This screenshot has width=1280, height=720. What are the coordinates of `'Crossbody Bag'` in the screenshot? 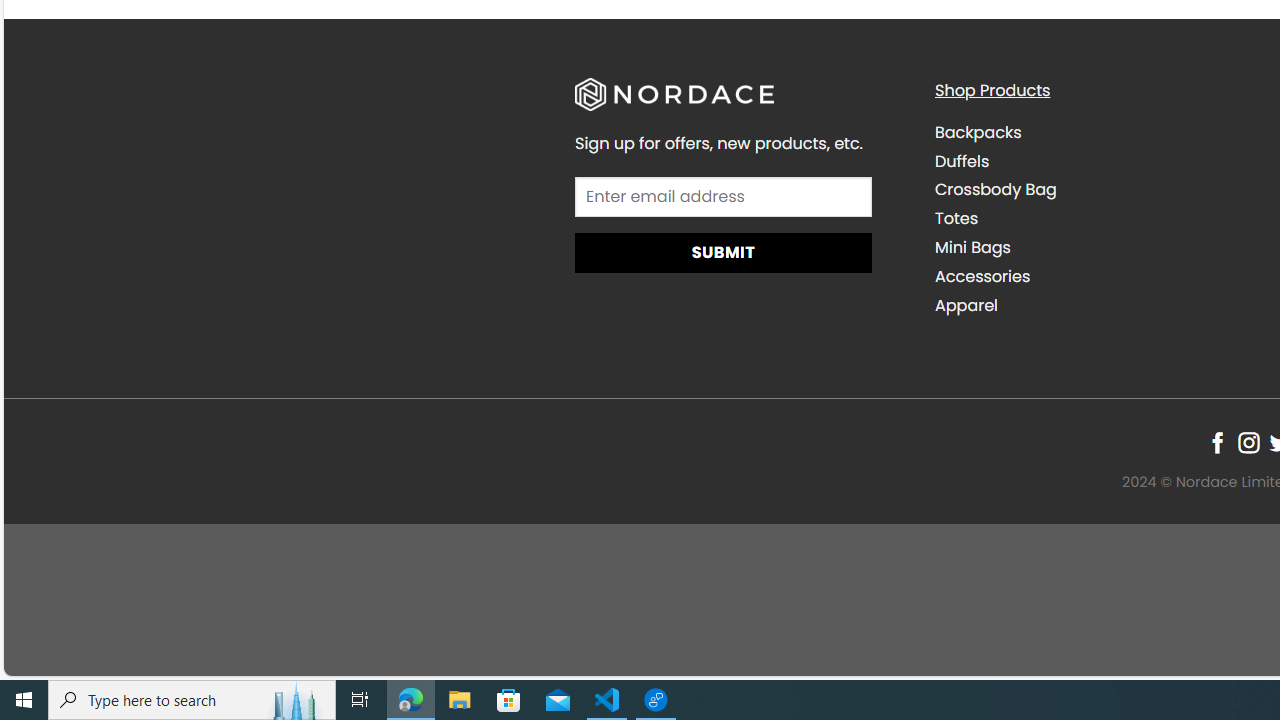 It's located at (1098, 190).